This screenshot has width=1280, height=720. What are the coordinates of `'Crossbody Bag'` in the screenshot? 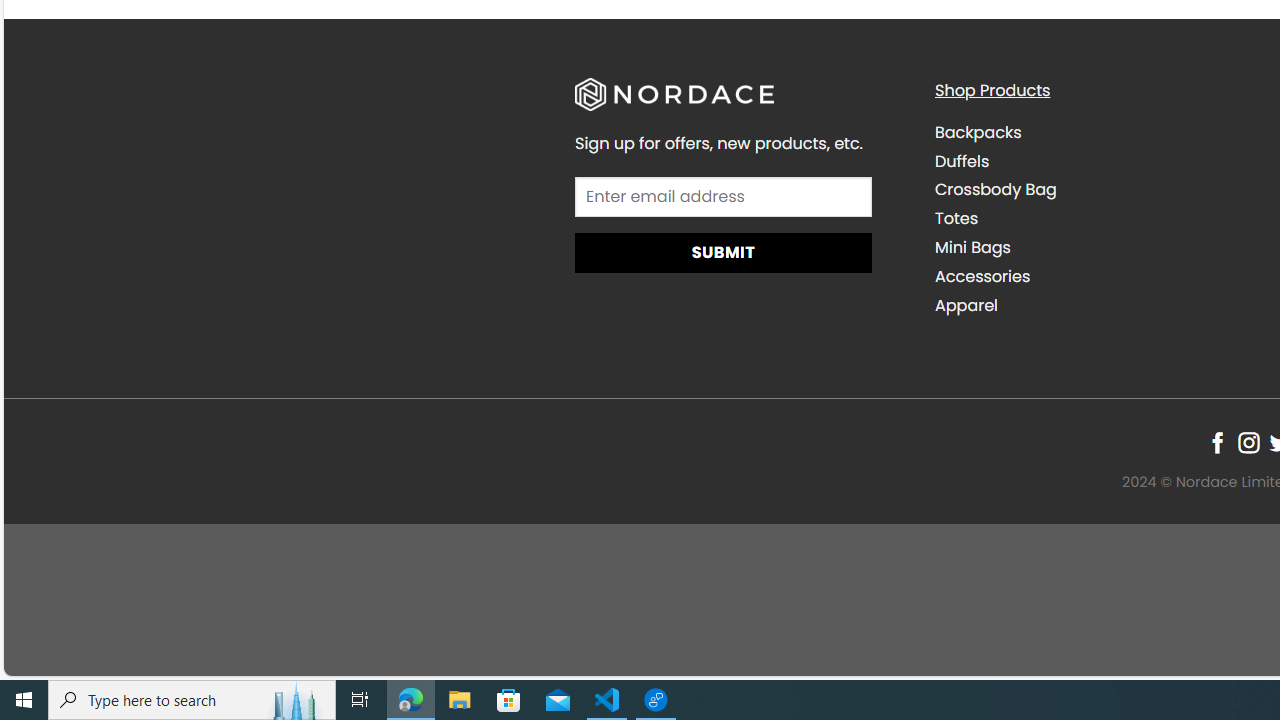 It's located at (1098, 190).